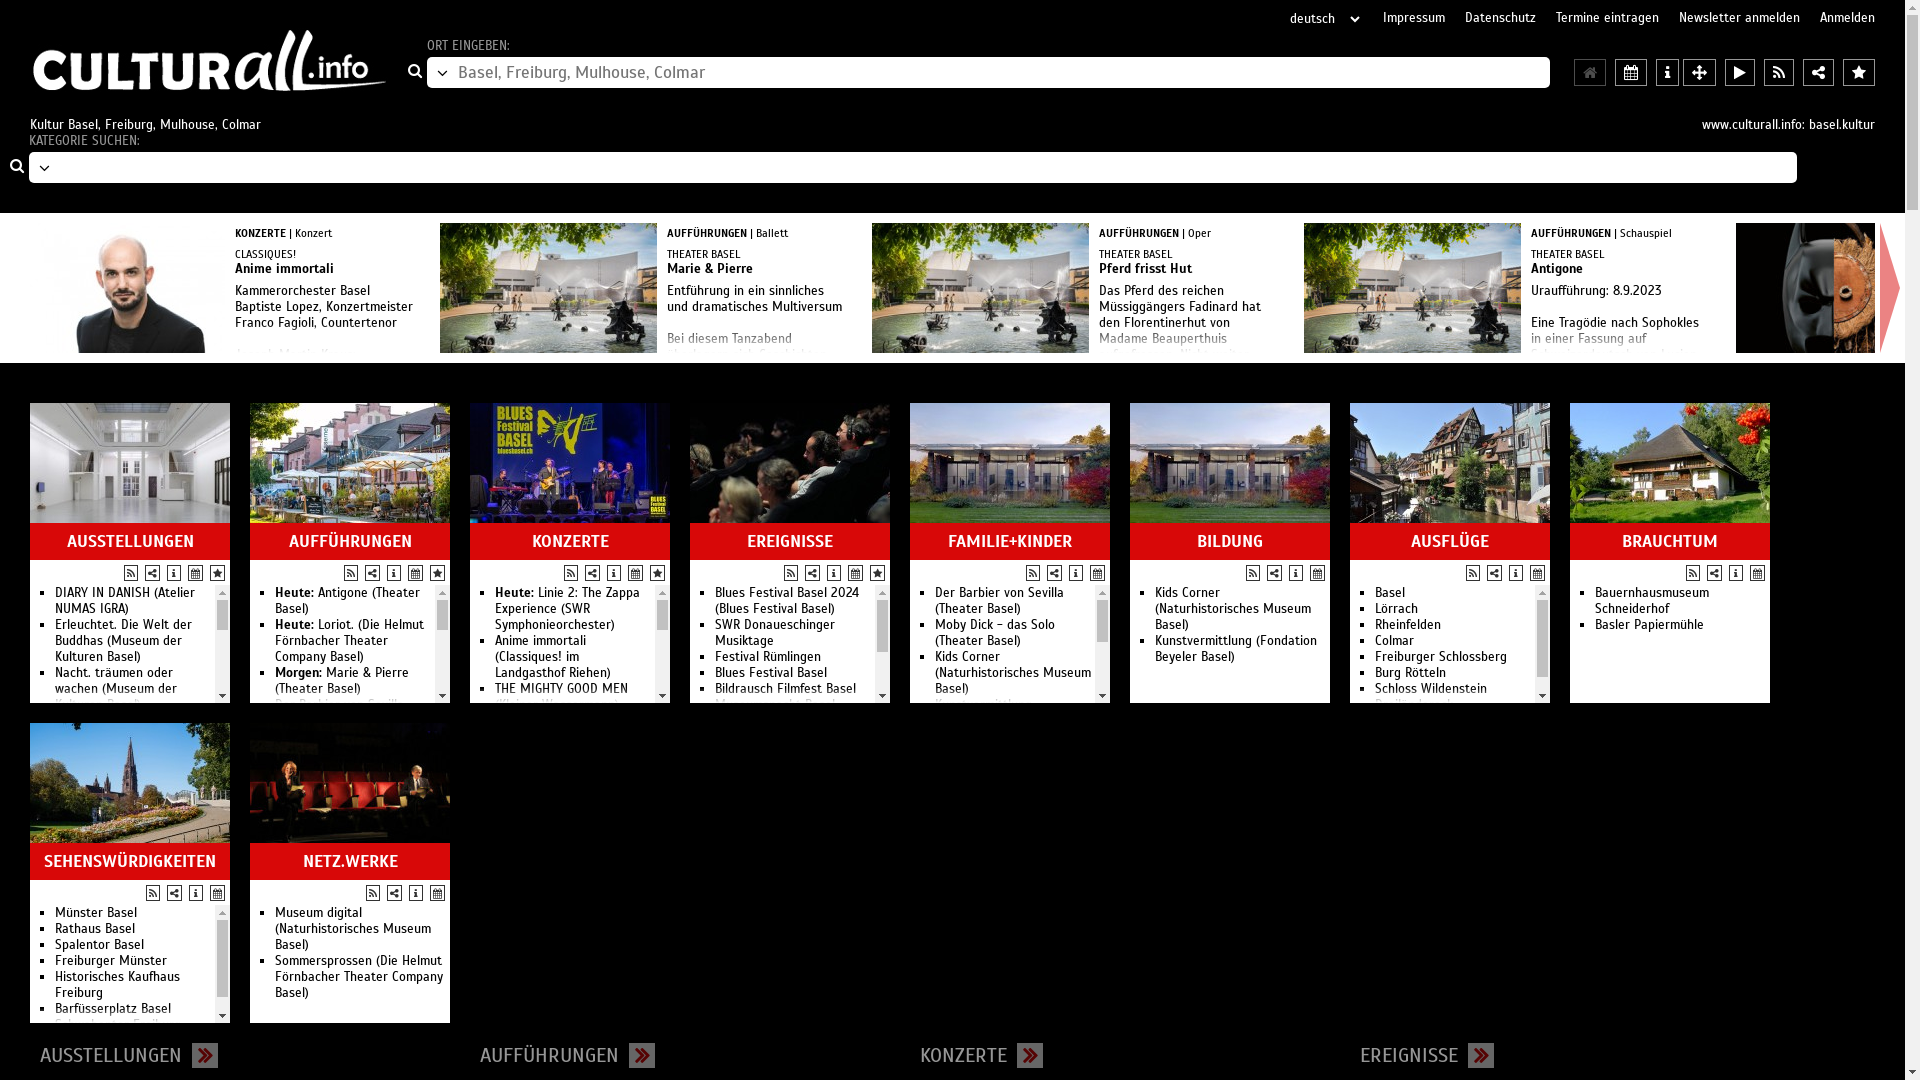  What do you see at coordinates (122, 640) in the screenshot?
I see `'Erleuchtet. Die Welt der Buddhas (Museum der Kulturen Basel)'` at bounding box center [122, 640].